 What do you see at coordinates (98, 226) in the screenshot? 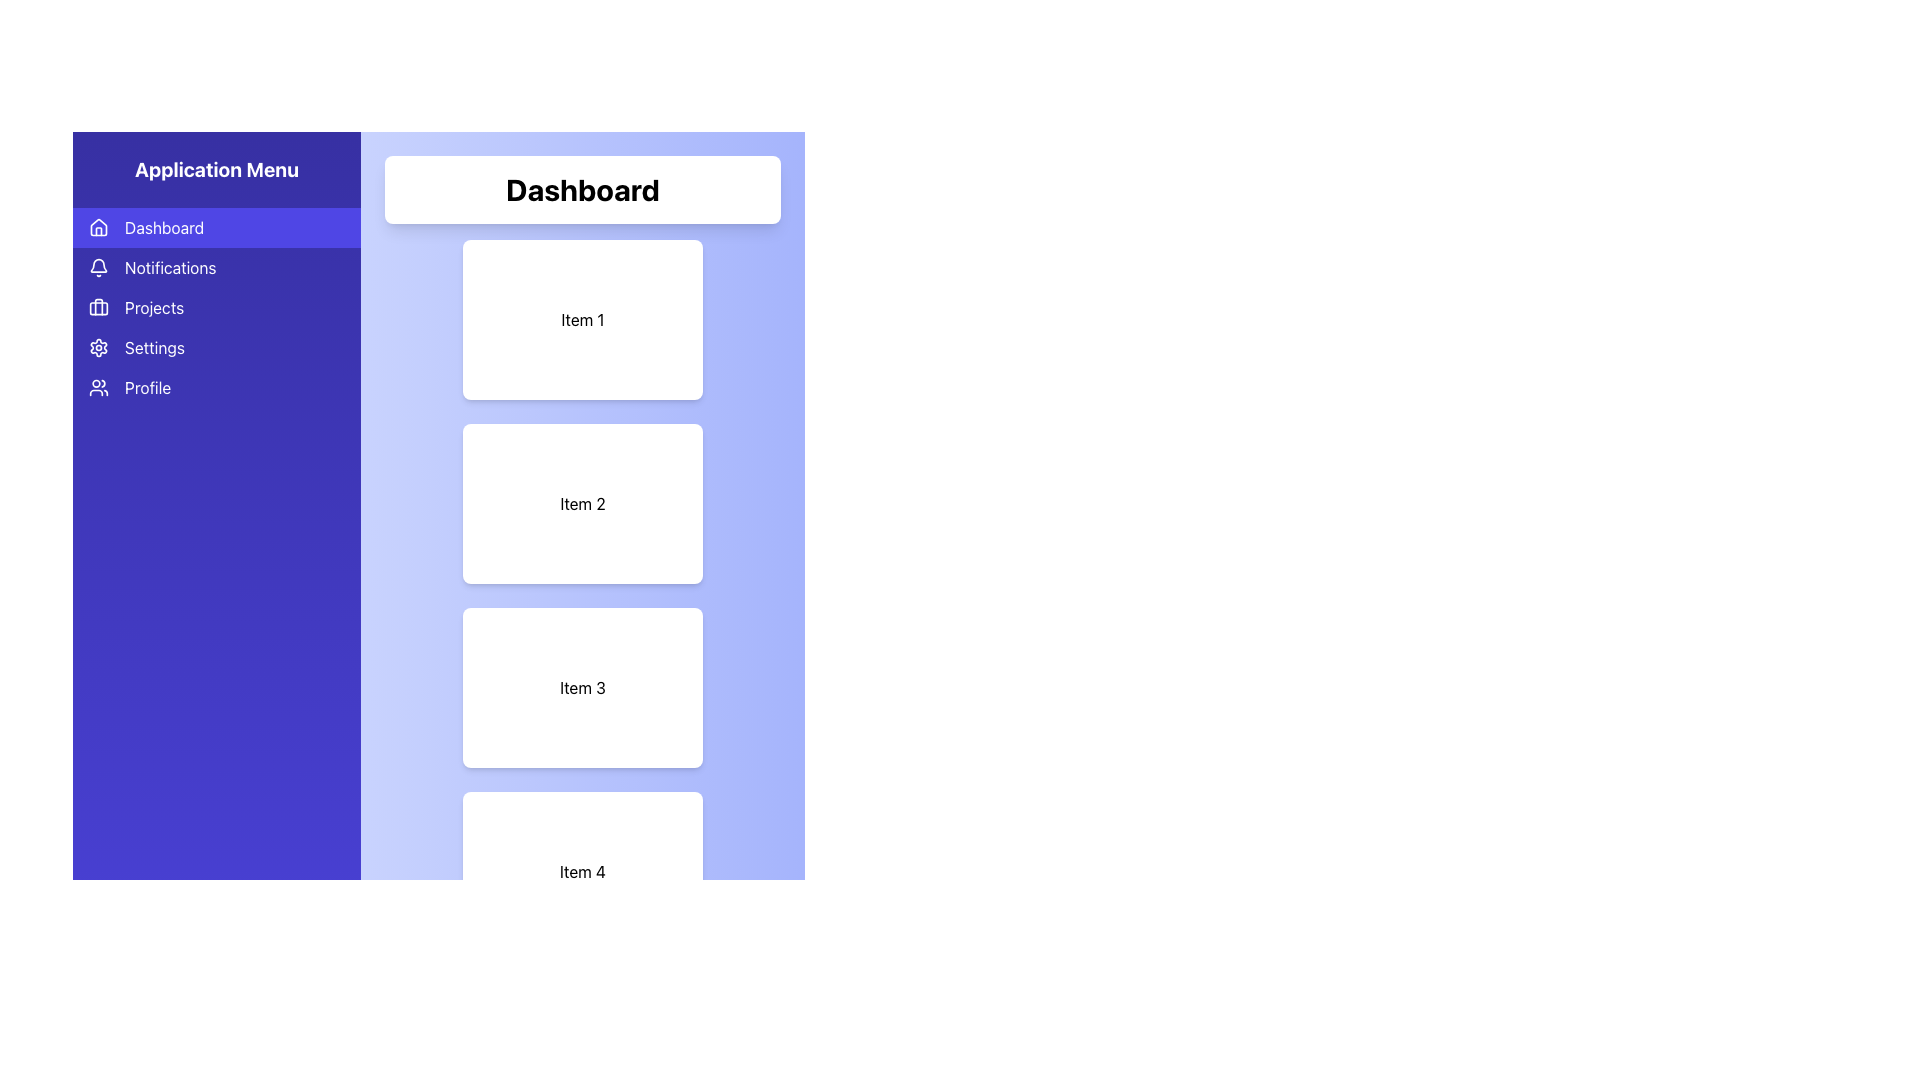
I see `the house icon in the left-side navigation menu, which is located at the top and associated with the 'Dashboard' label` at bounding box center [98, 226].